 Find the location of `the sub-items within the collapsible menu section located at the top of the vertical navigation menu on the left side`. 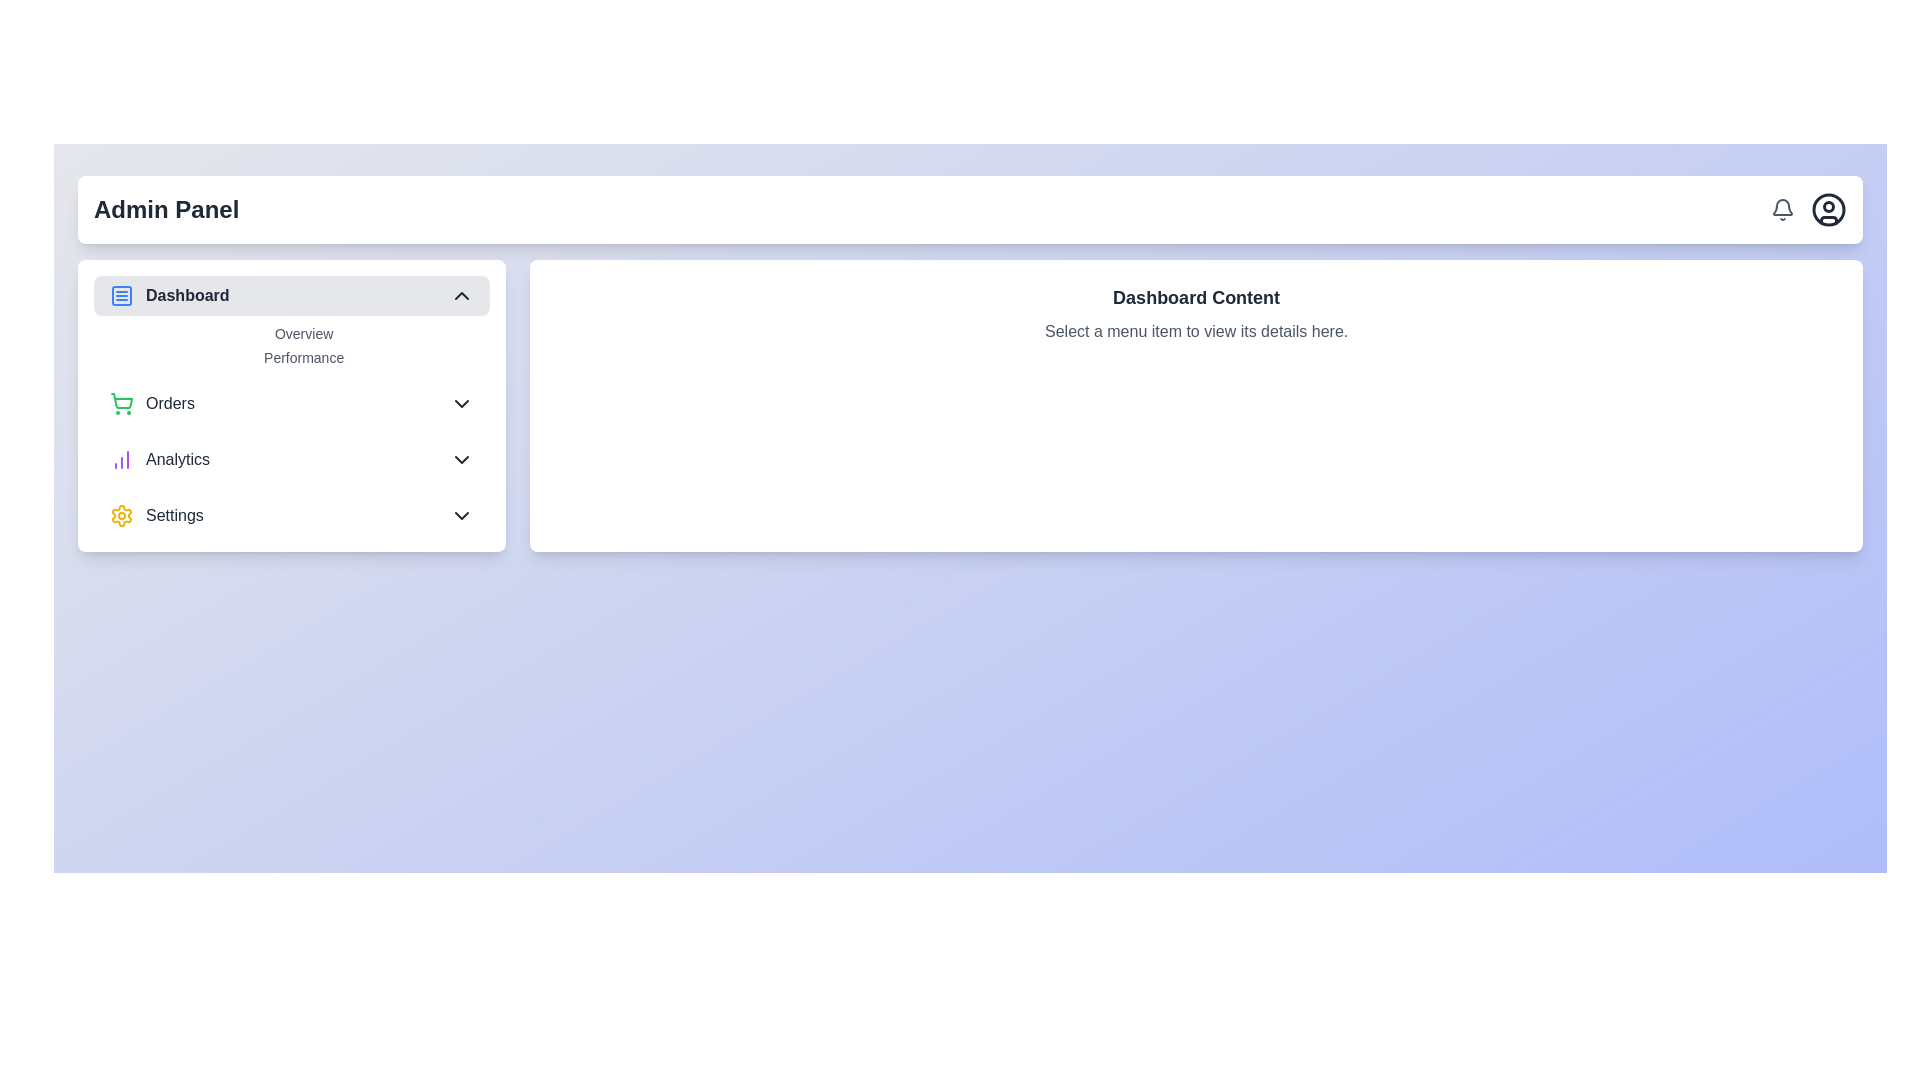

the sub-items within the collapsible menu section located at the top of the vertical navigation menu on the left side is located at coordinates (291, 320).